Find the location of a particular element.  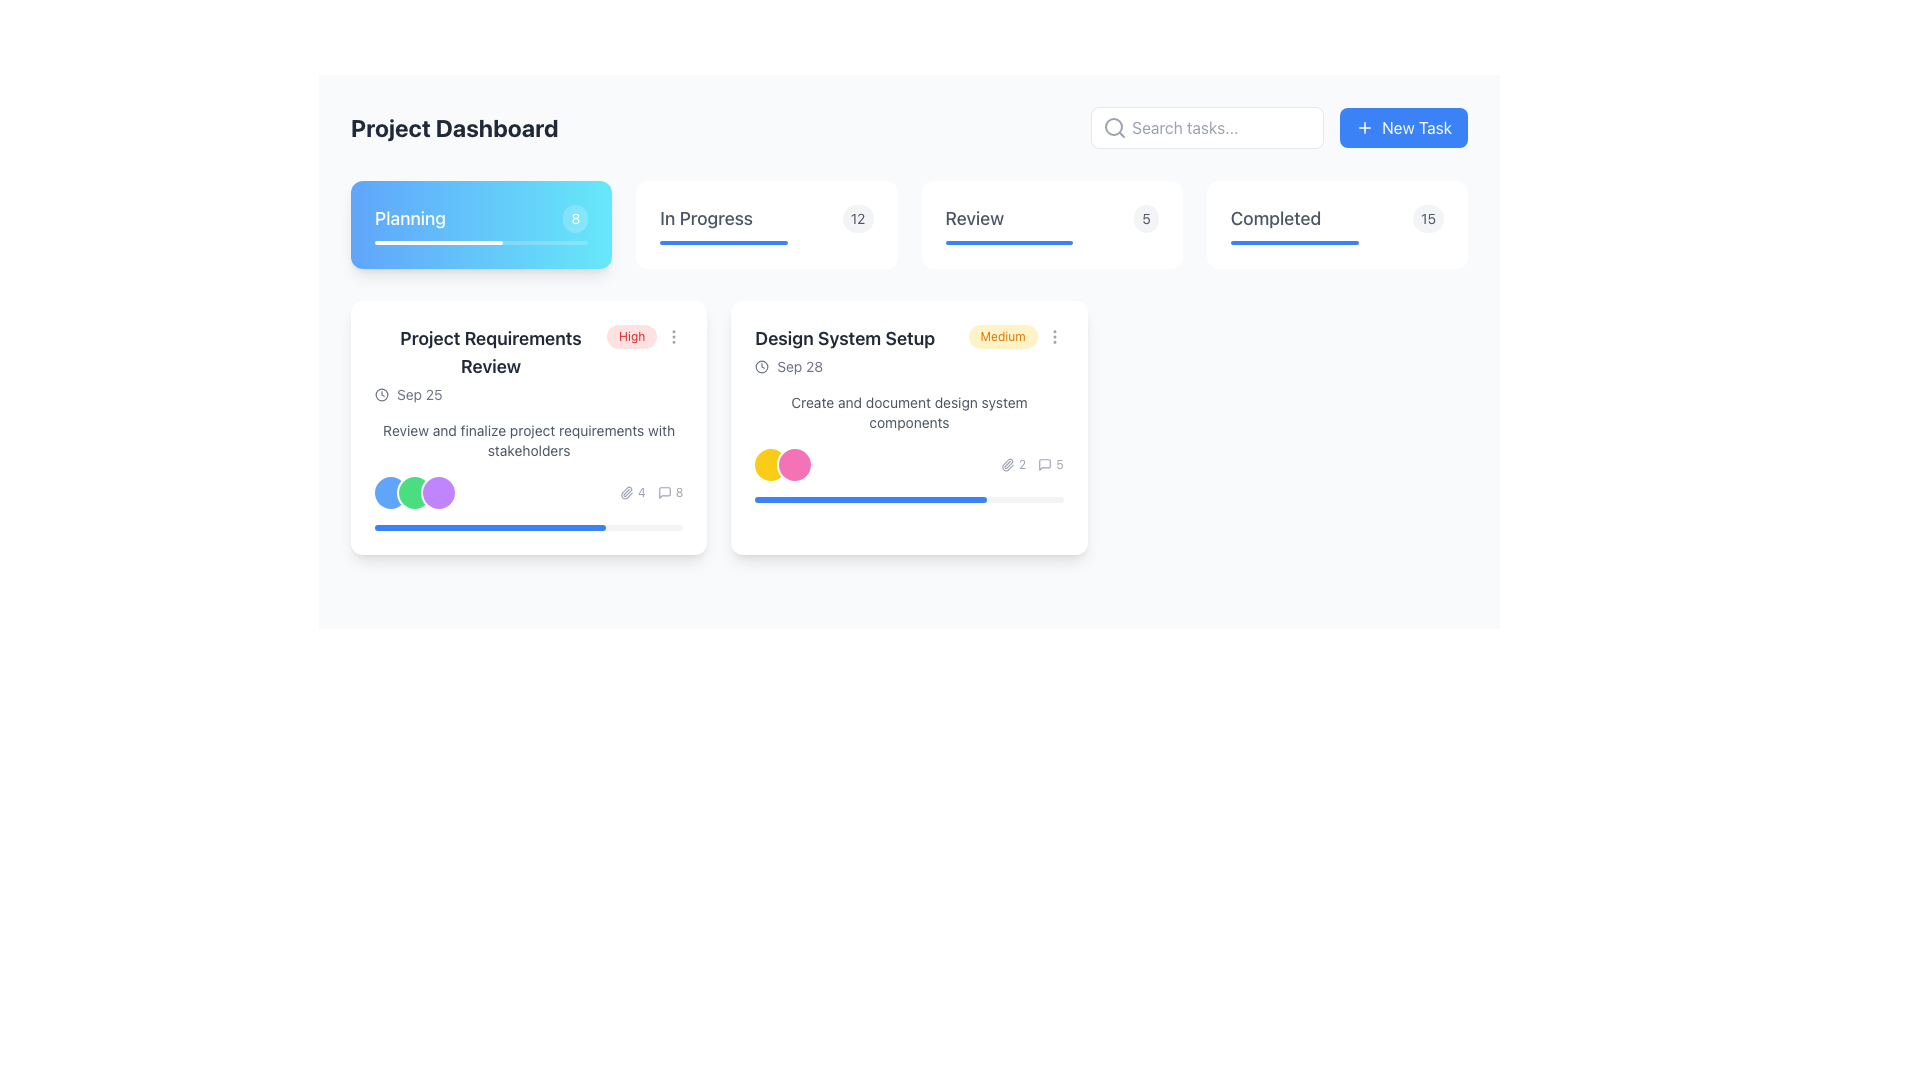

the progress bar located at the bottom of the 'Project Requirements Review' card under the 'Planning' section to visually indicate the completion percentage of a task is located at coordinates (529, 527).